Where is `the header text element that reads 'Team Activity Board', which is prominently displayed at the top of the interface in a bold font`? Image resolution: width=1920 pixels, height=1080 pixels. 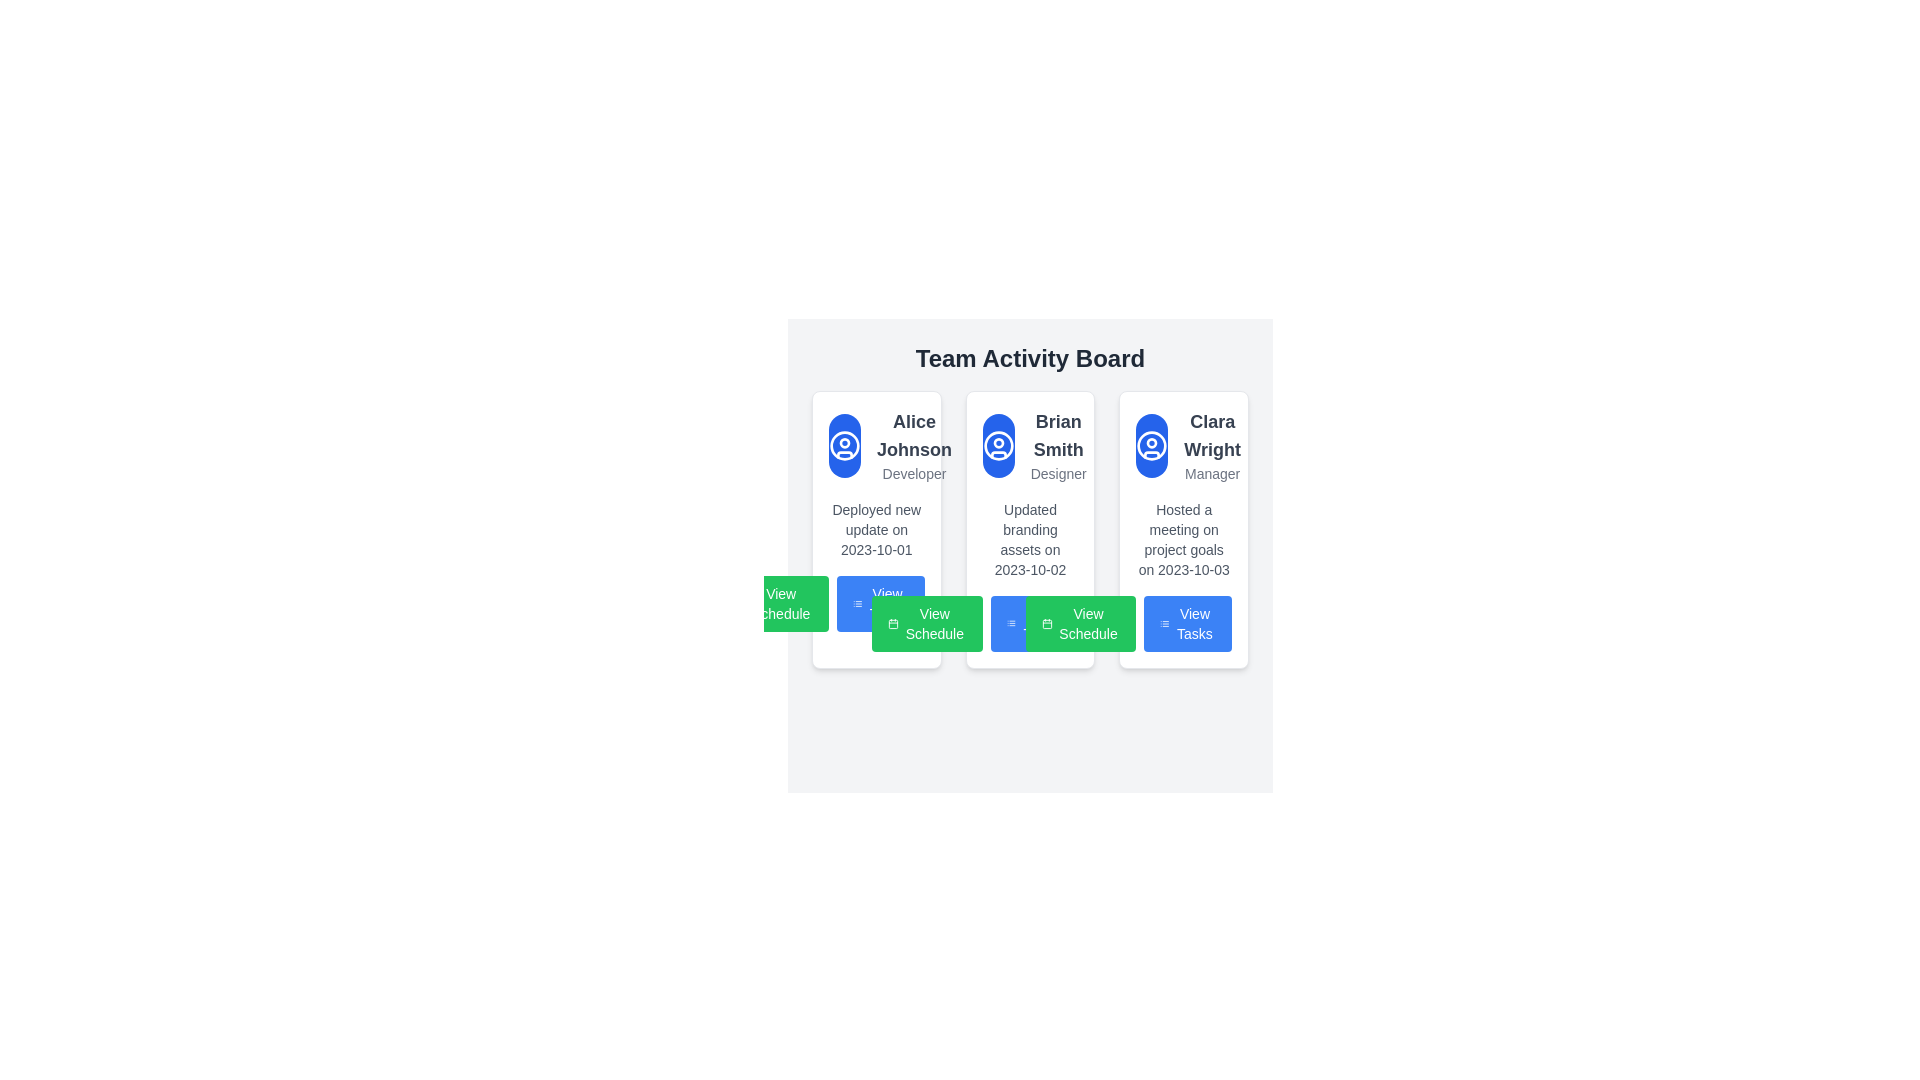
the header text element that reads 'Team Activity Board', which is prominently displayed at the top of the interface in a bold font is located at coordinates (1030, 357).